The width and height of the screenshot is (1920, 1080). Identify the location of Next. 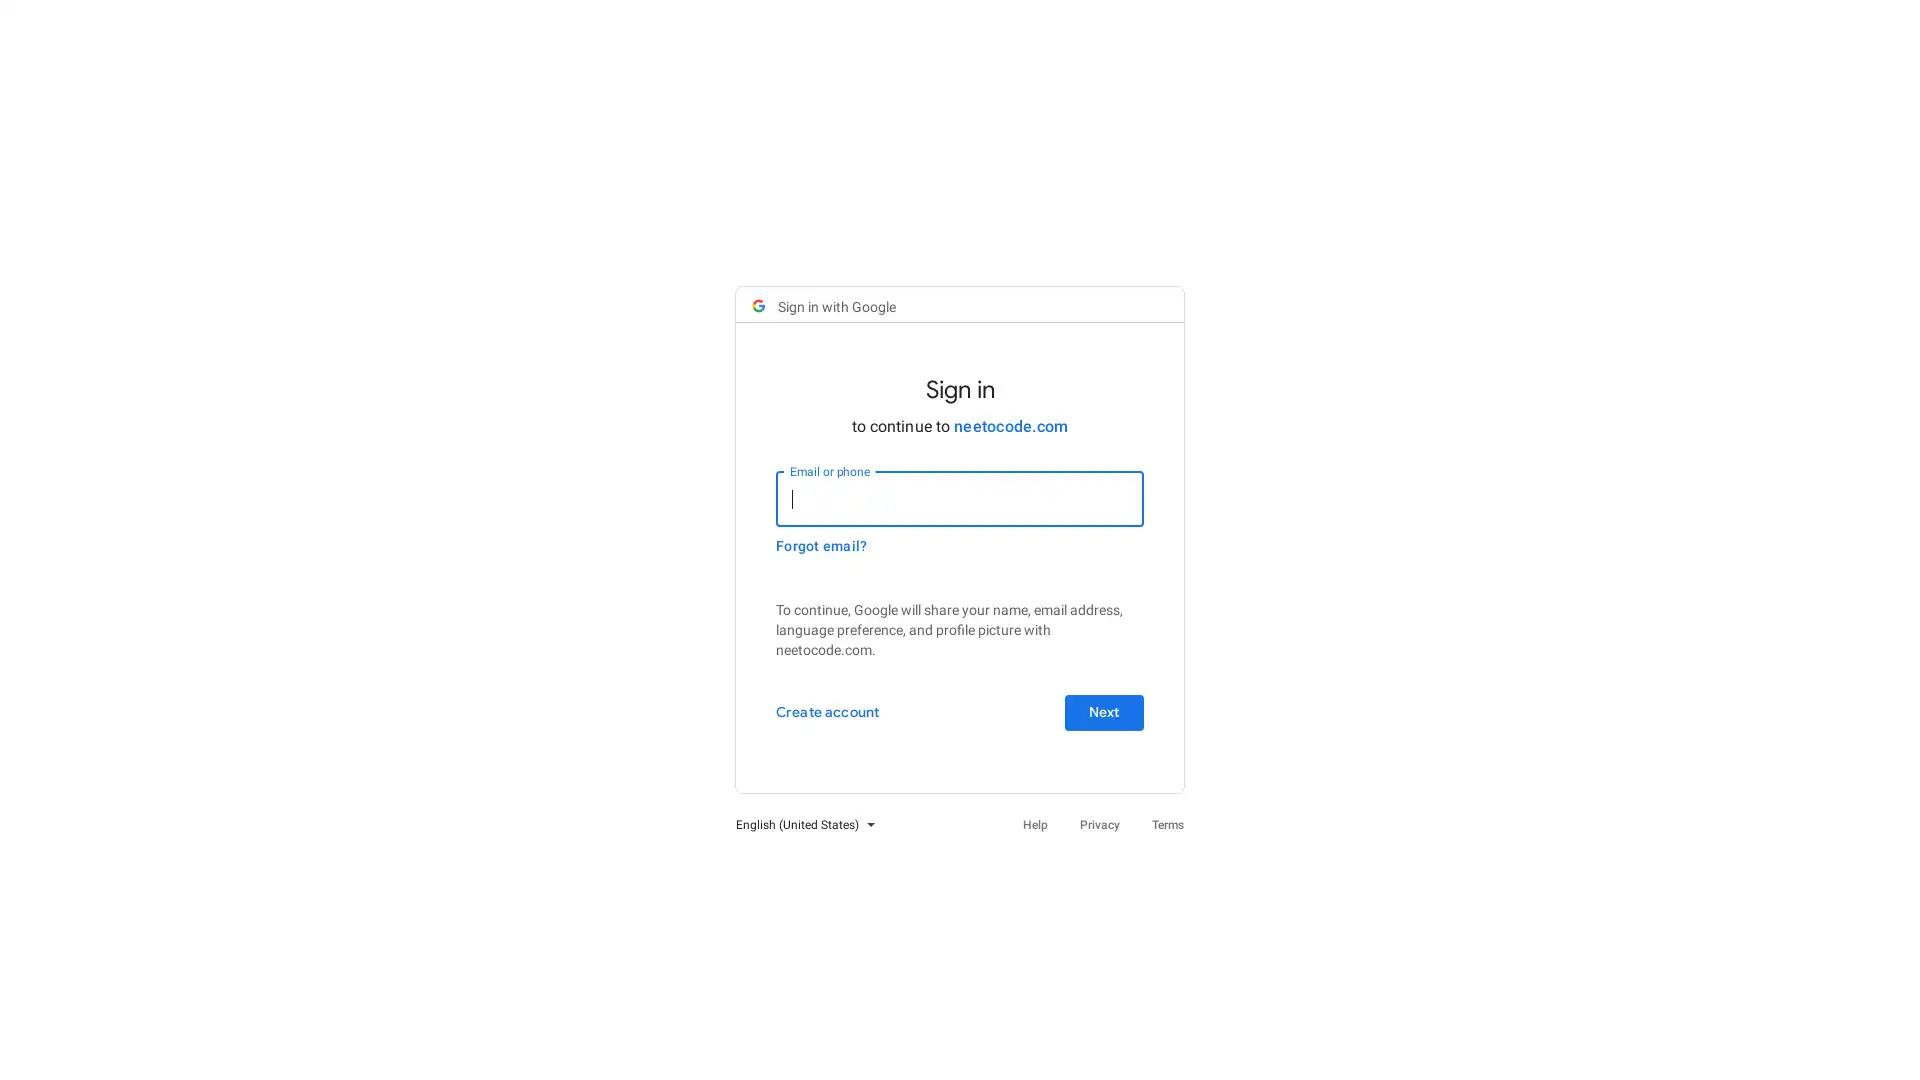
(1103, 712).